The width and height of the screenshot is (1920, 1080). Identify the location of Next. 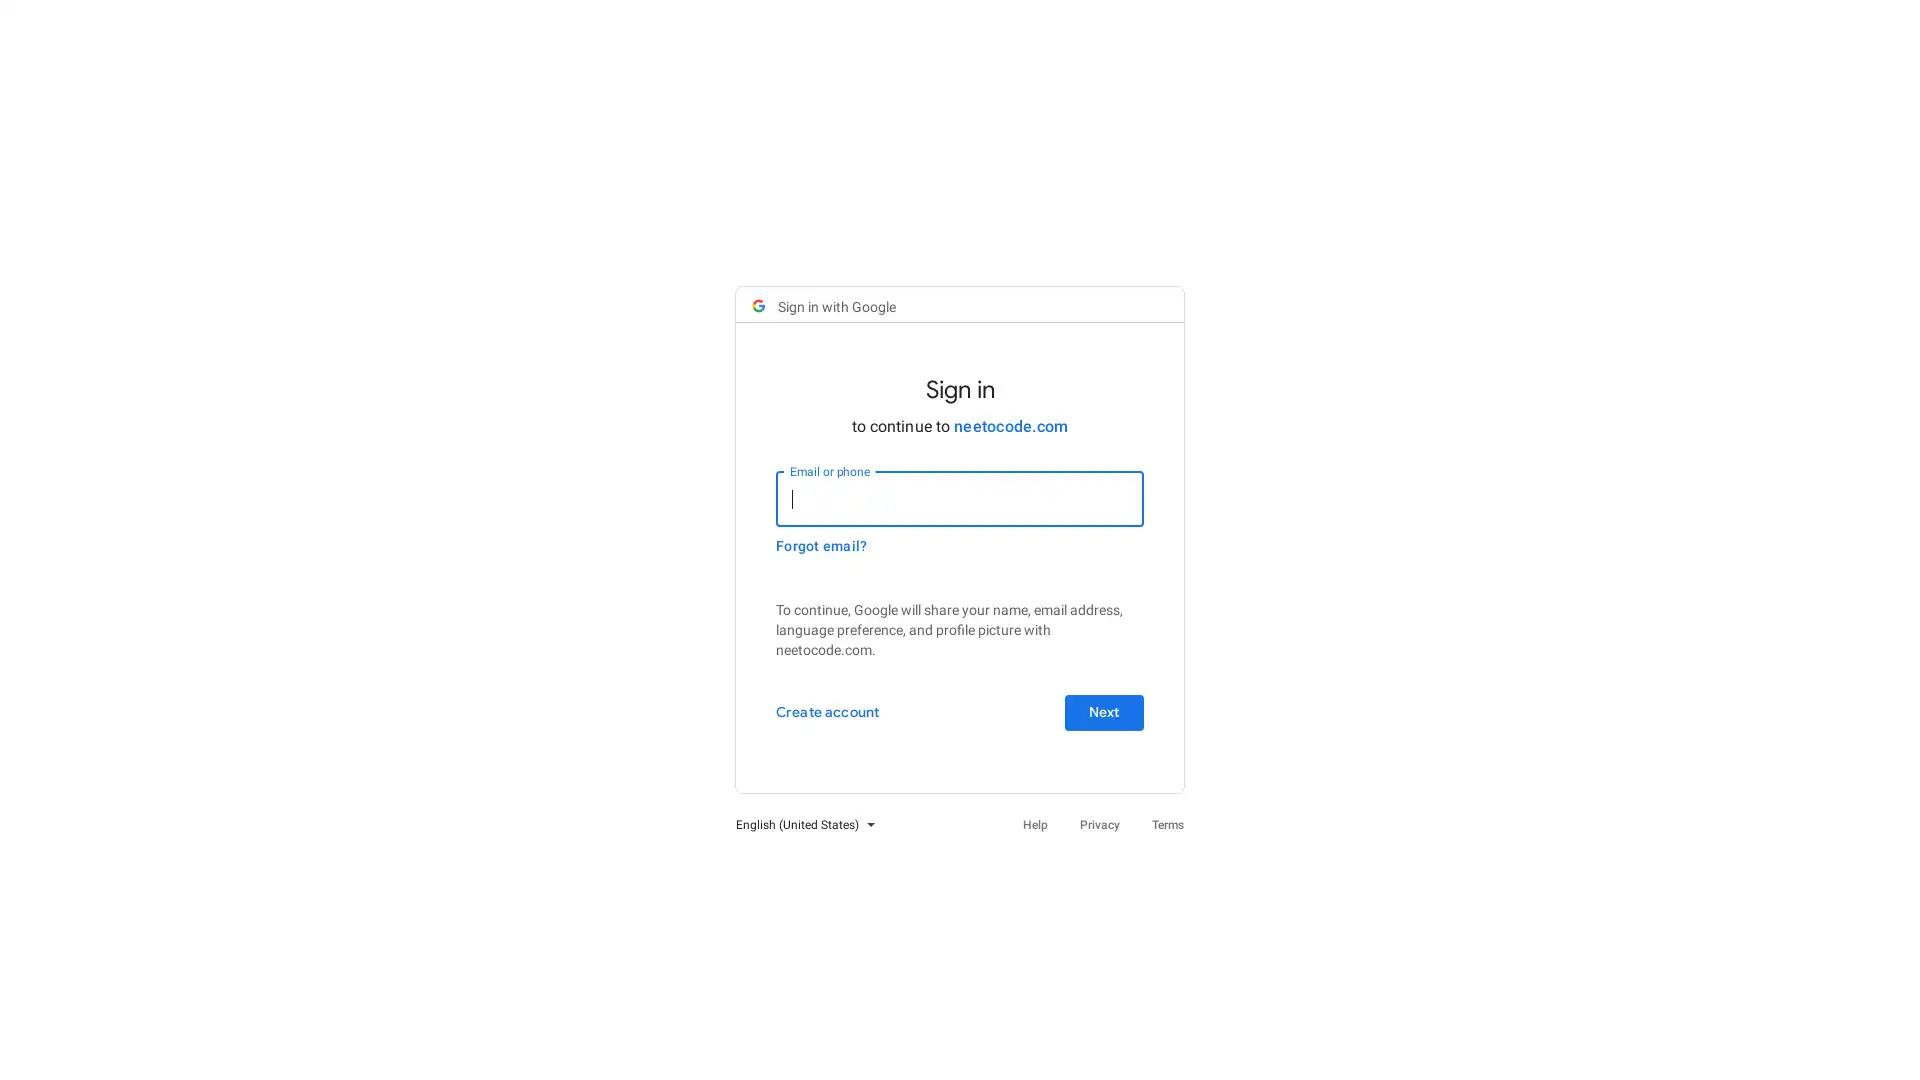
(1103, 712).